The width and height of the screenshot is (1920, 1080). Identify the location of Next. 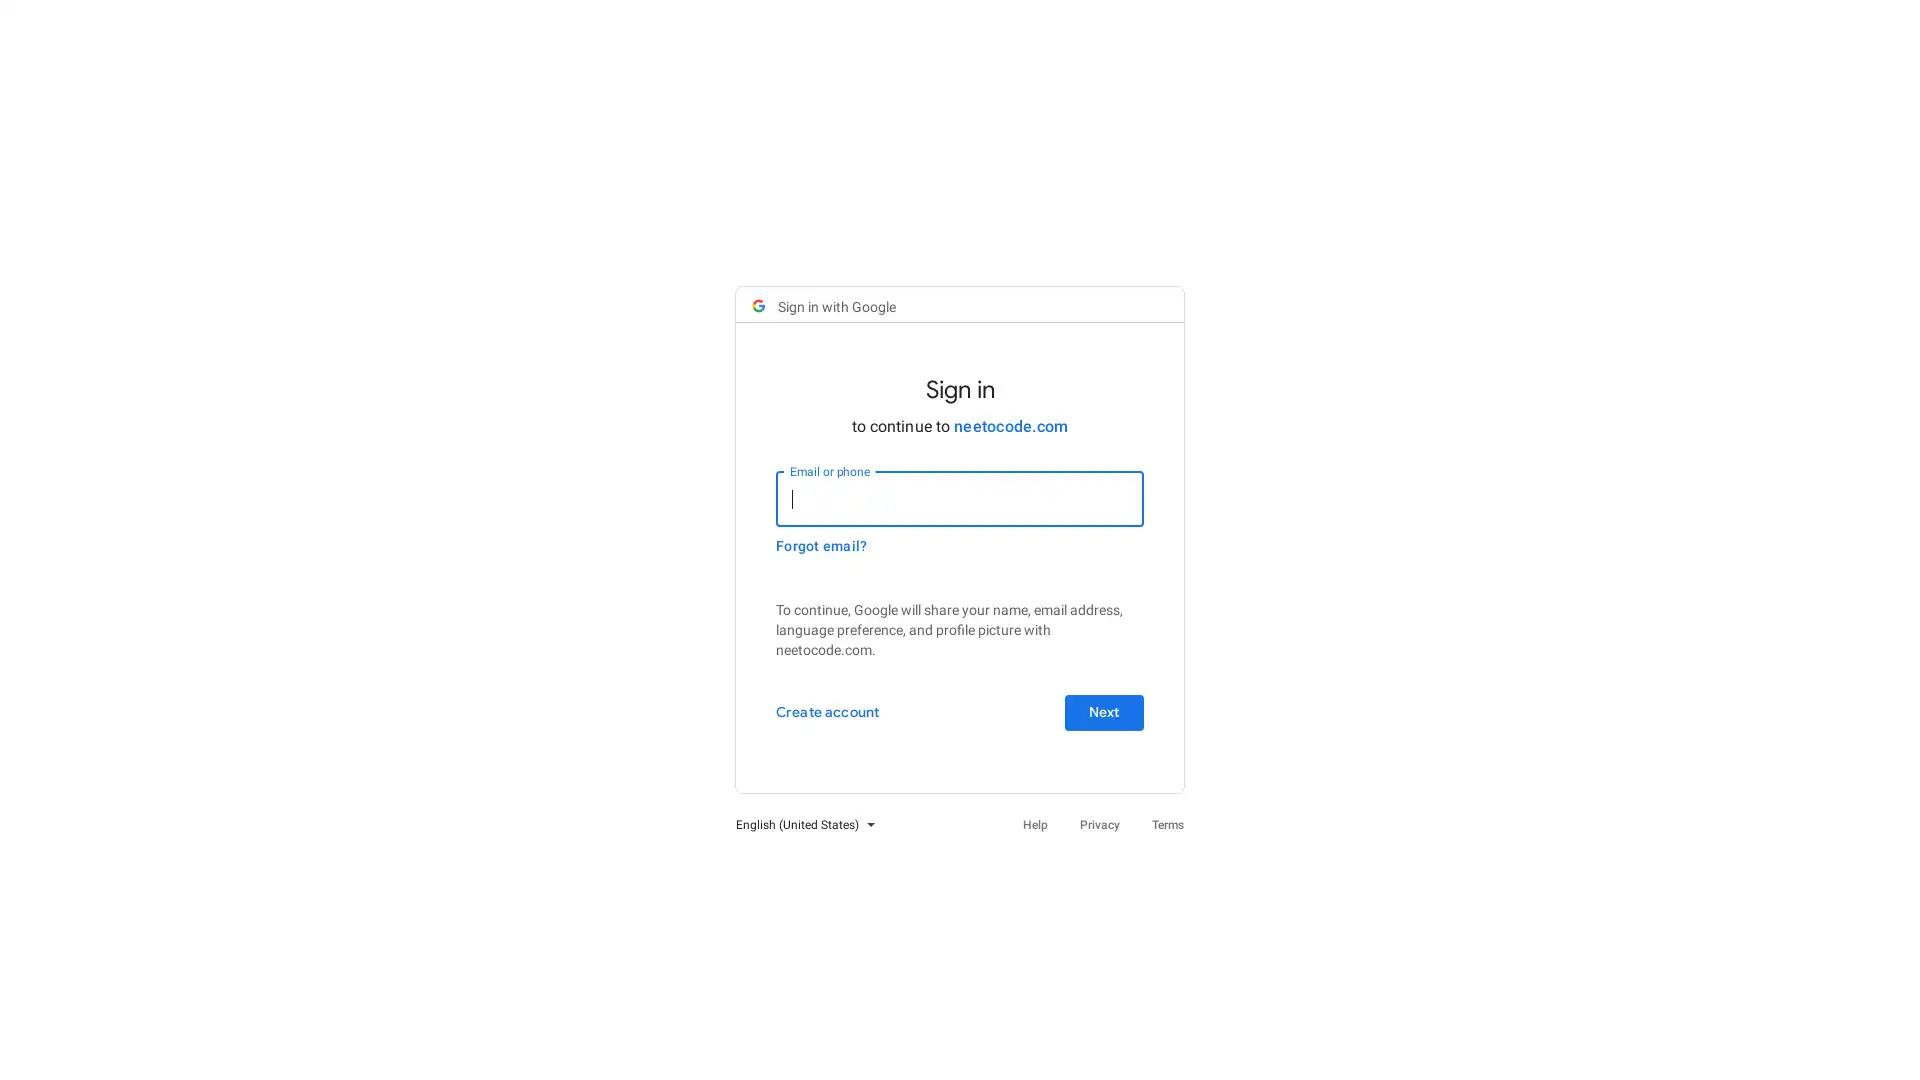
(1103, 712).